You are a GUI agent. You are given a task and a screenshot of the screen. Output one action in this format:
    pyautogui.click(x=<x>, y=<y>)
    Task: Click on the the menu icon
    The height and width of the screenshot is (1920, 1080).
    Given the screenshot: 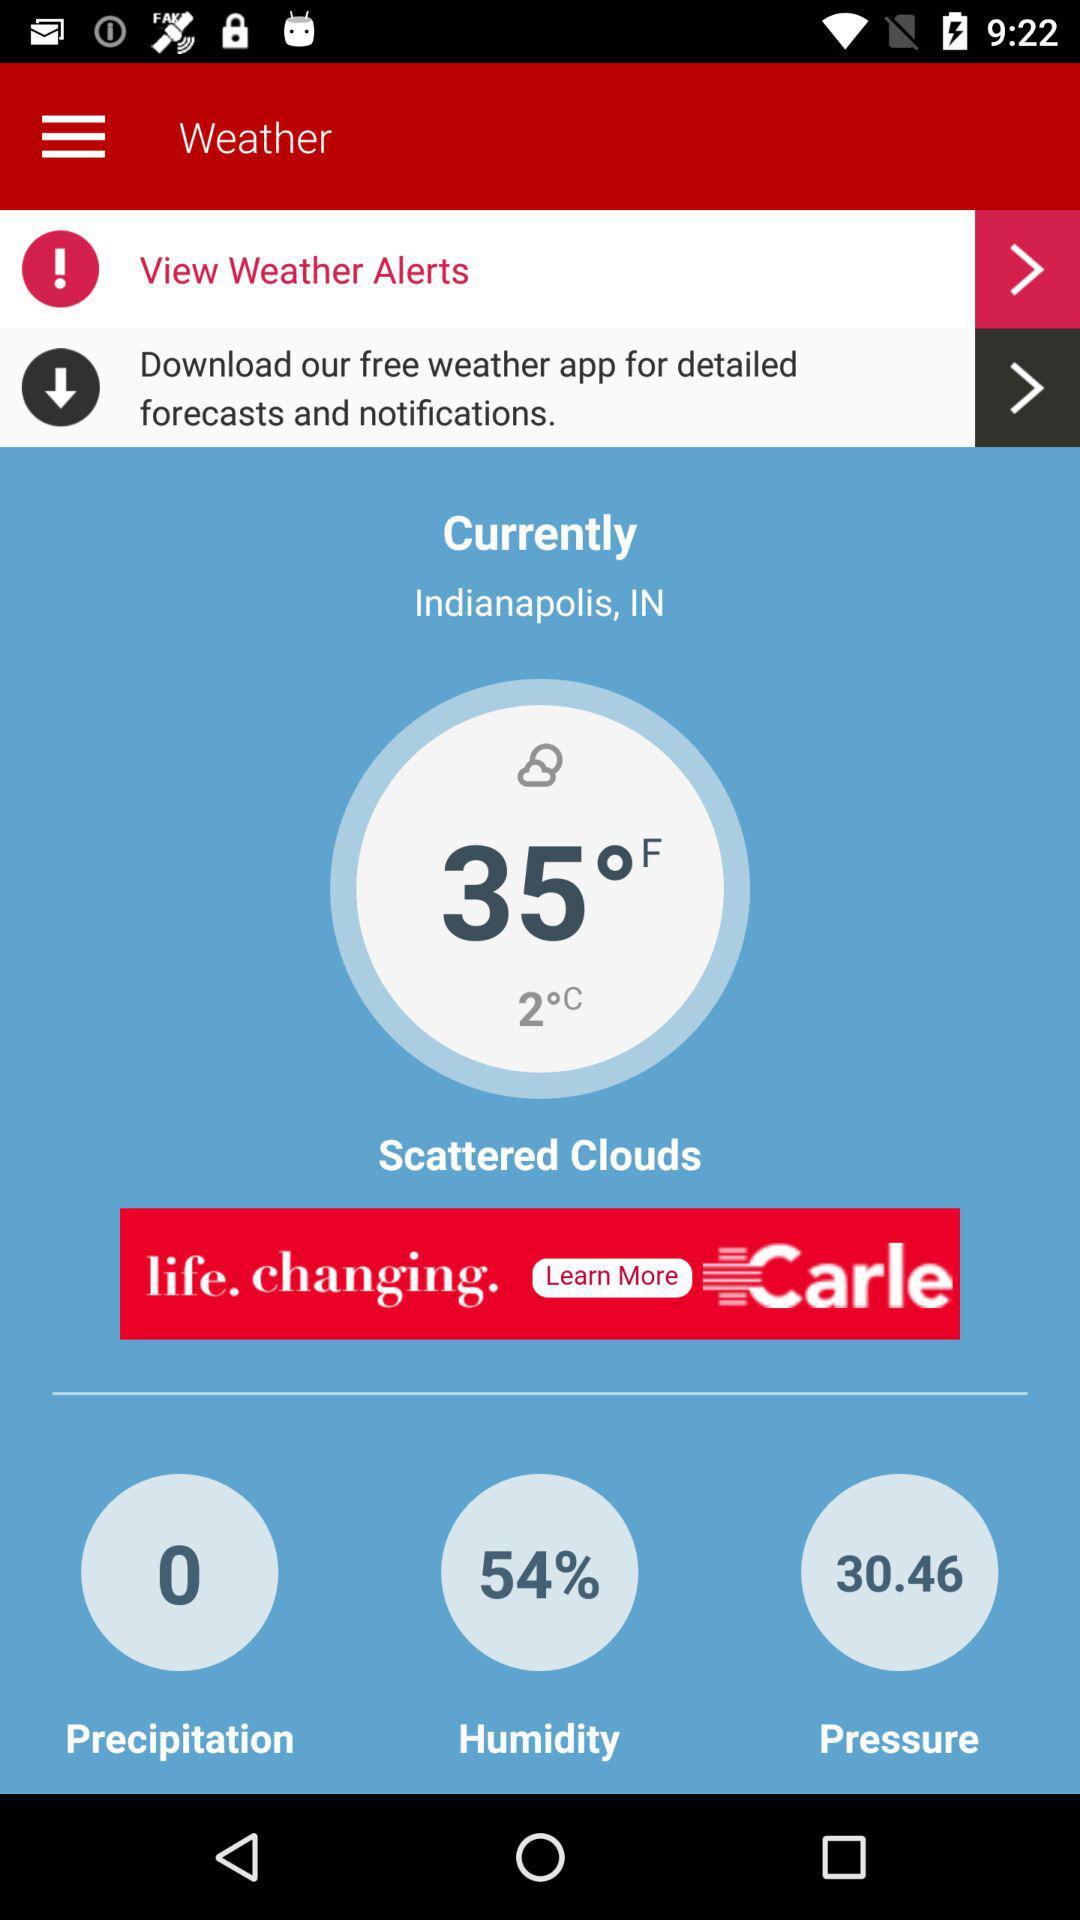 What is the action you would take?
    pyautogui.click(x=72, y=135)
    